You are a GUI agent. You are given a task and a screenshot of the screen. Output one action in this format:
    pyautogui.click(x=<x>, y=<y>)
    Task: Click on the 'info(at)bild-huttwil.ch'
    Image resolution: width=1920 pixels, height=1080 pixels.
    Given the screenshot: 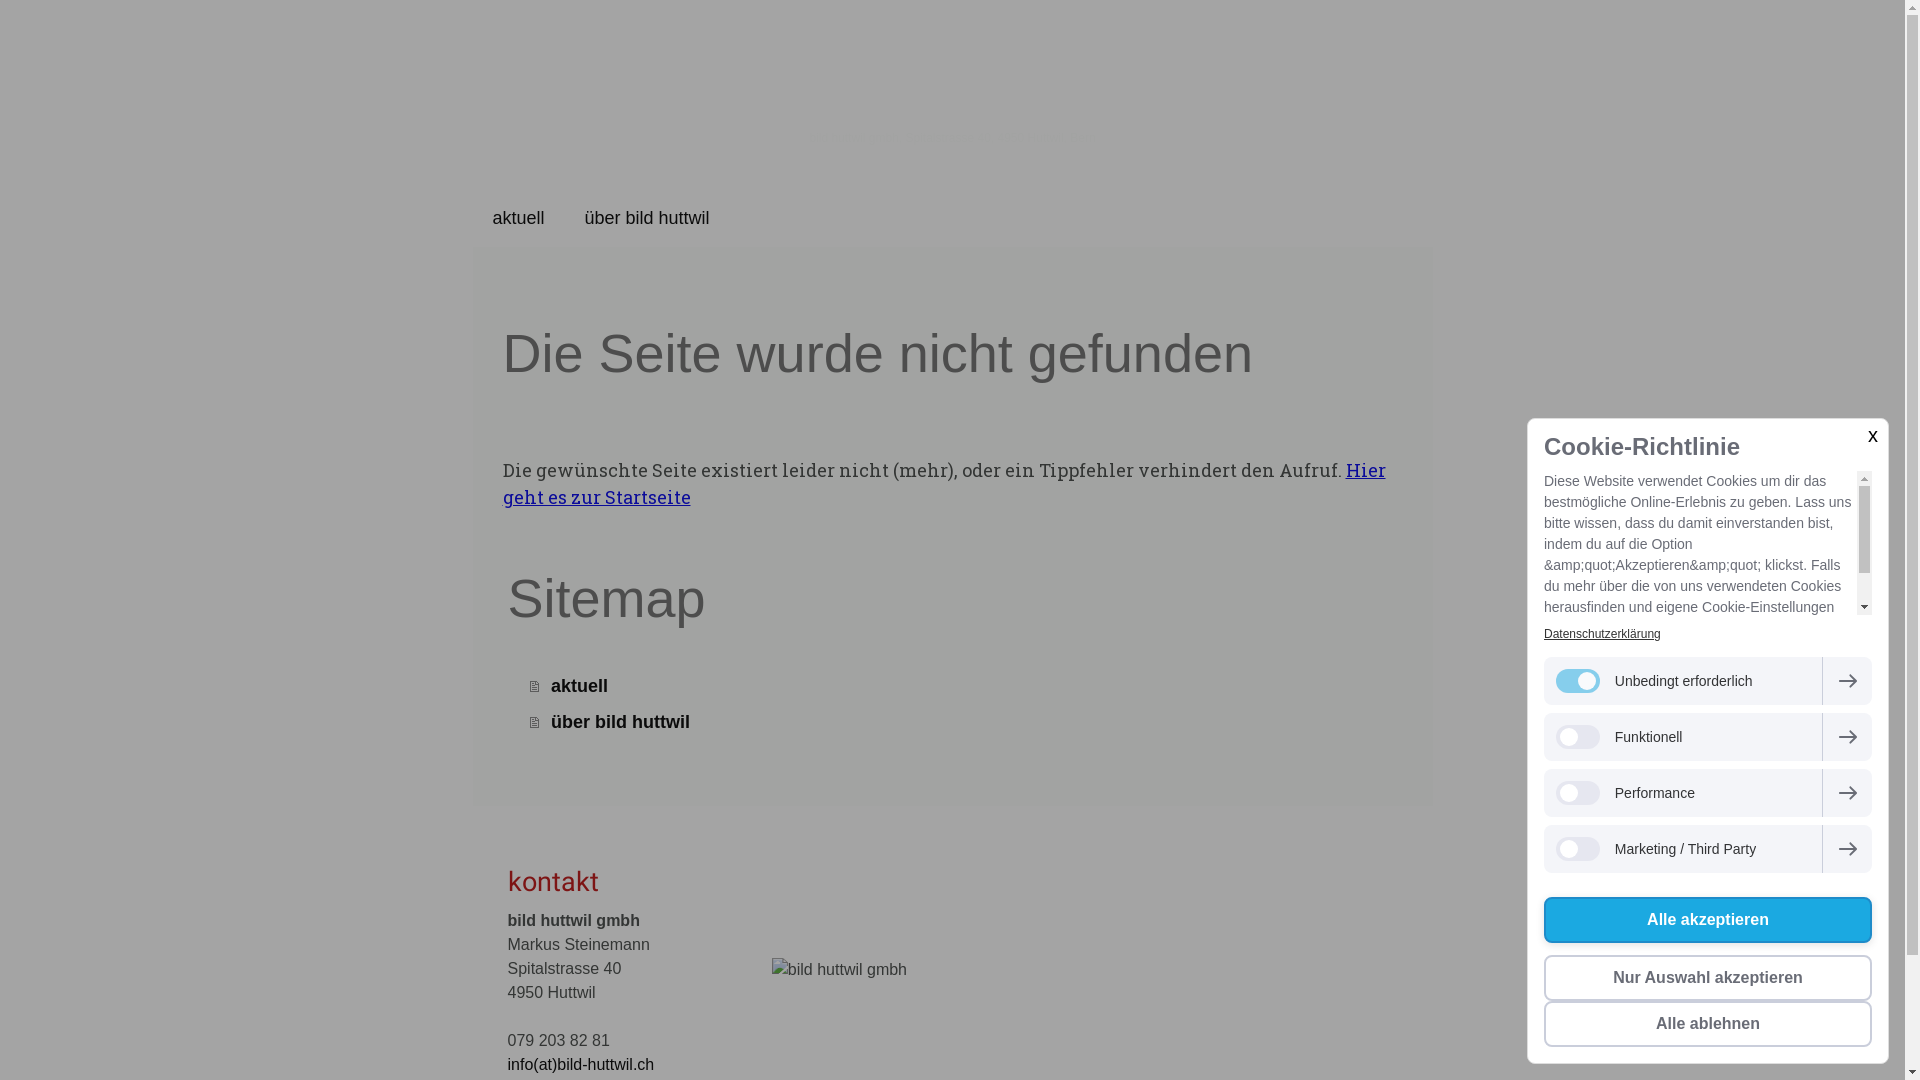 What is the action you would take?
    pyautogui.click(x=508, y=1063)
    